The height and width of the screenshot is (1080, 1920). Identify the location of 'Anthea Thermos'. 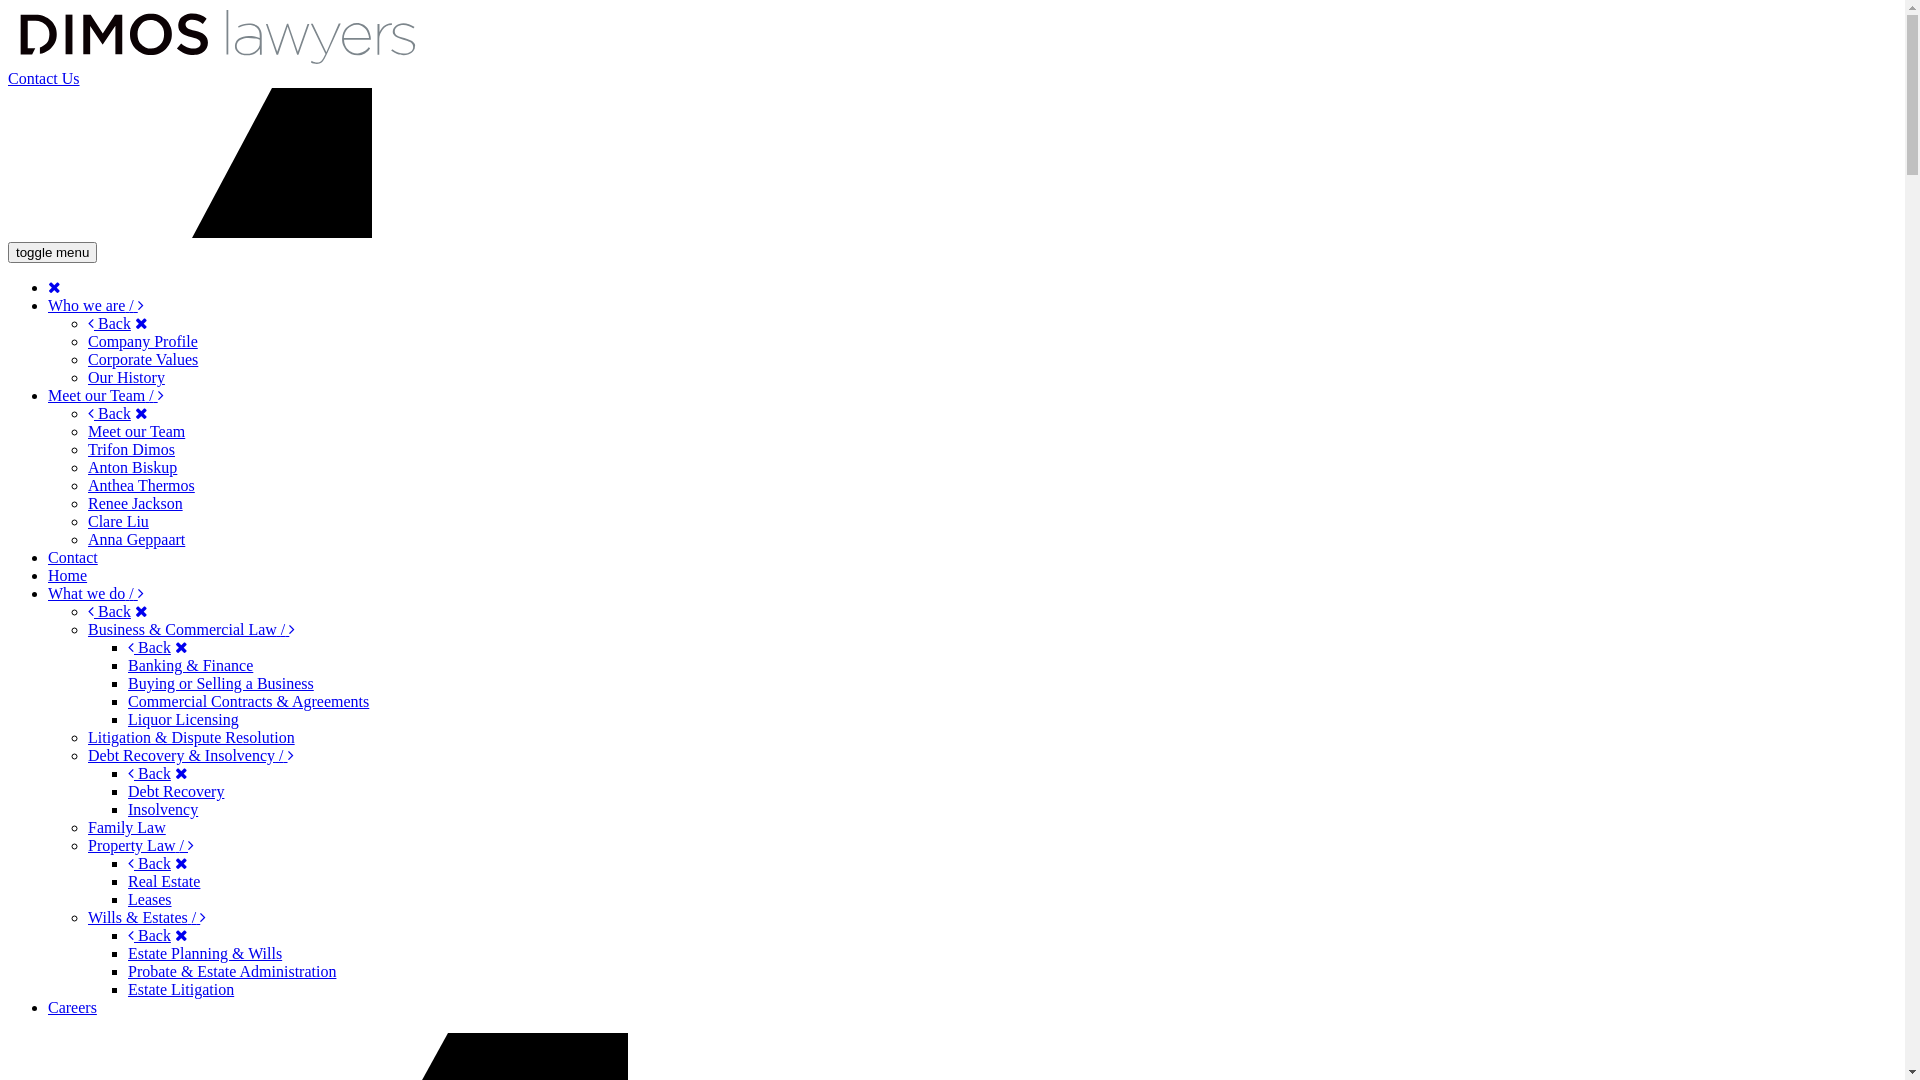
(140, 485).